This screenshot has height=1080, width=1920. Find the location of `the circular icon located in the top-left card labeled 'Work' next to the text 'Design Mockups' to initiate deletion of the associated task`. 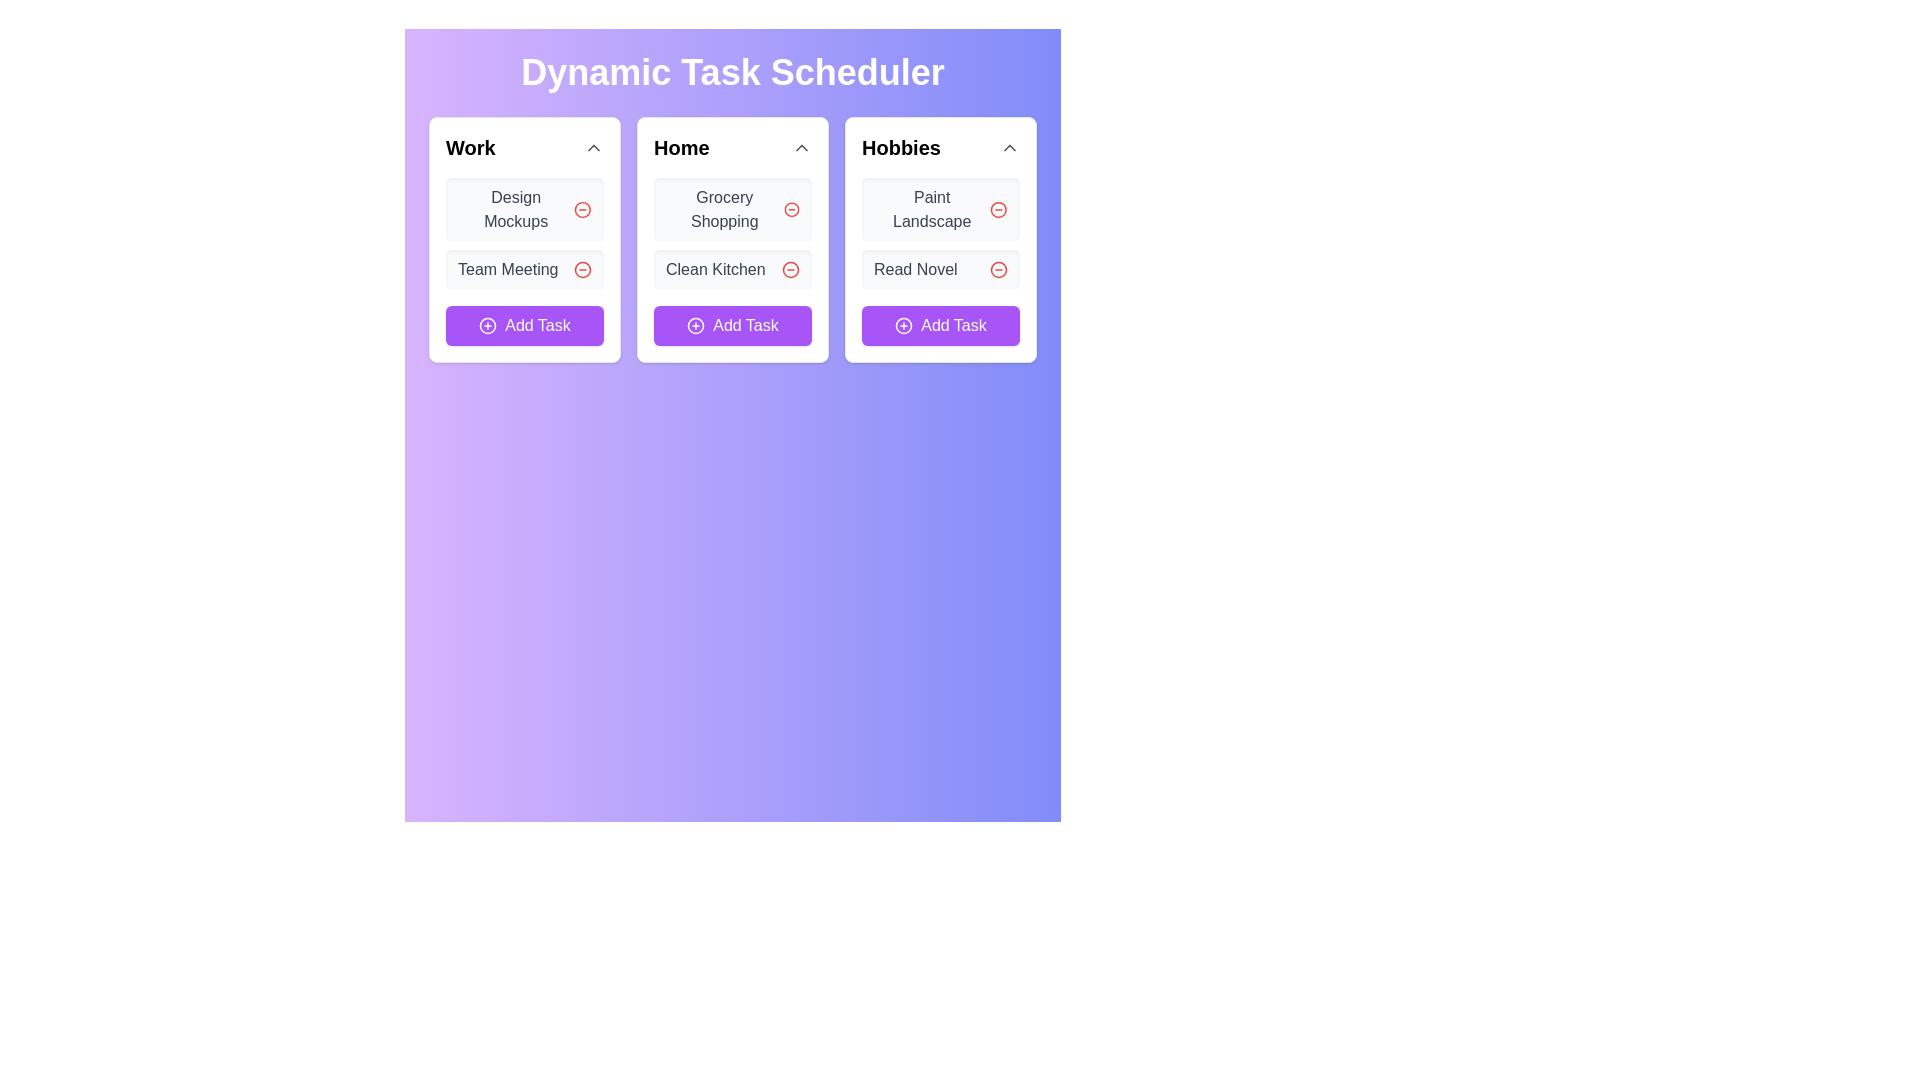

the circular icon located in the top-left card labeled 'Work' next to the text 'Design Mockups' to initiate deletion of the associated task is located at coordinates (582, 209).